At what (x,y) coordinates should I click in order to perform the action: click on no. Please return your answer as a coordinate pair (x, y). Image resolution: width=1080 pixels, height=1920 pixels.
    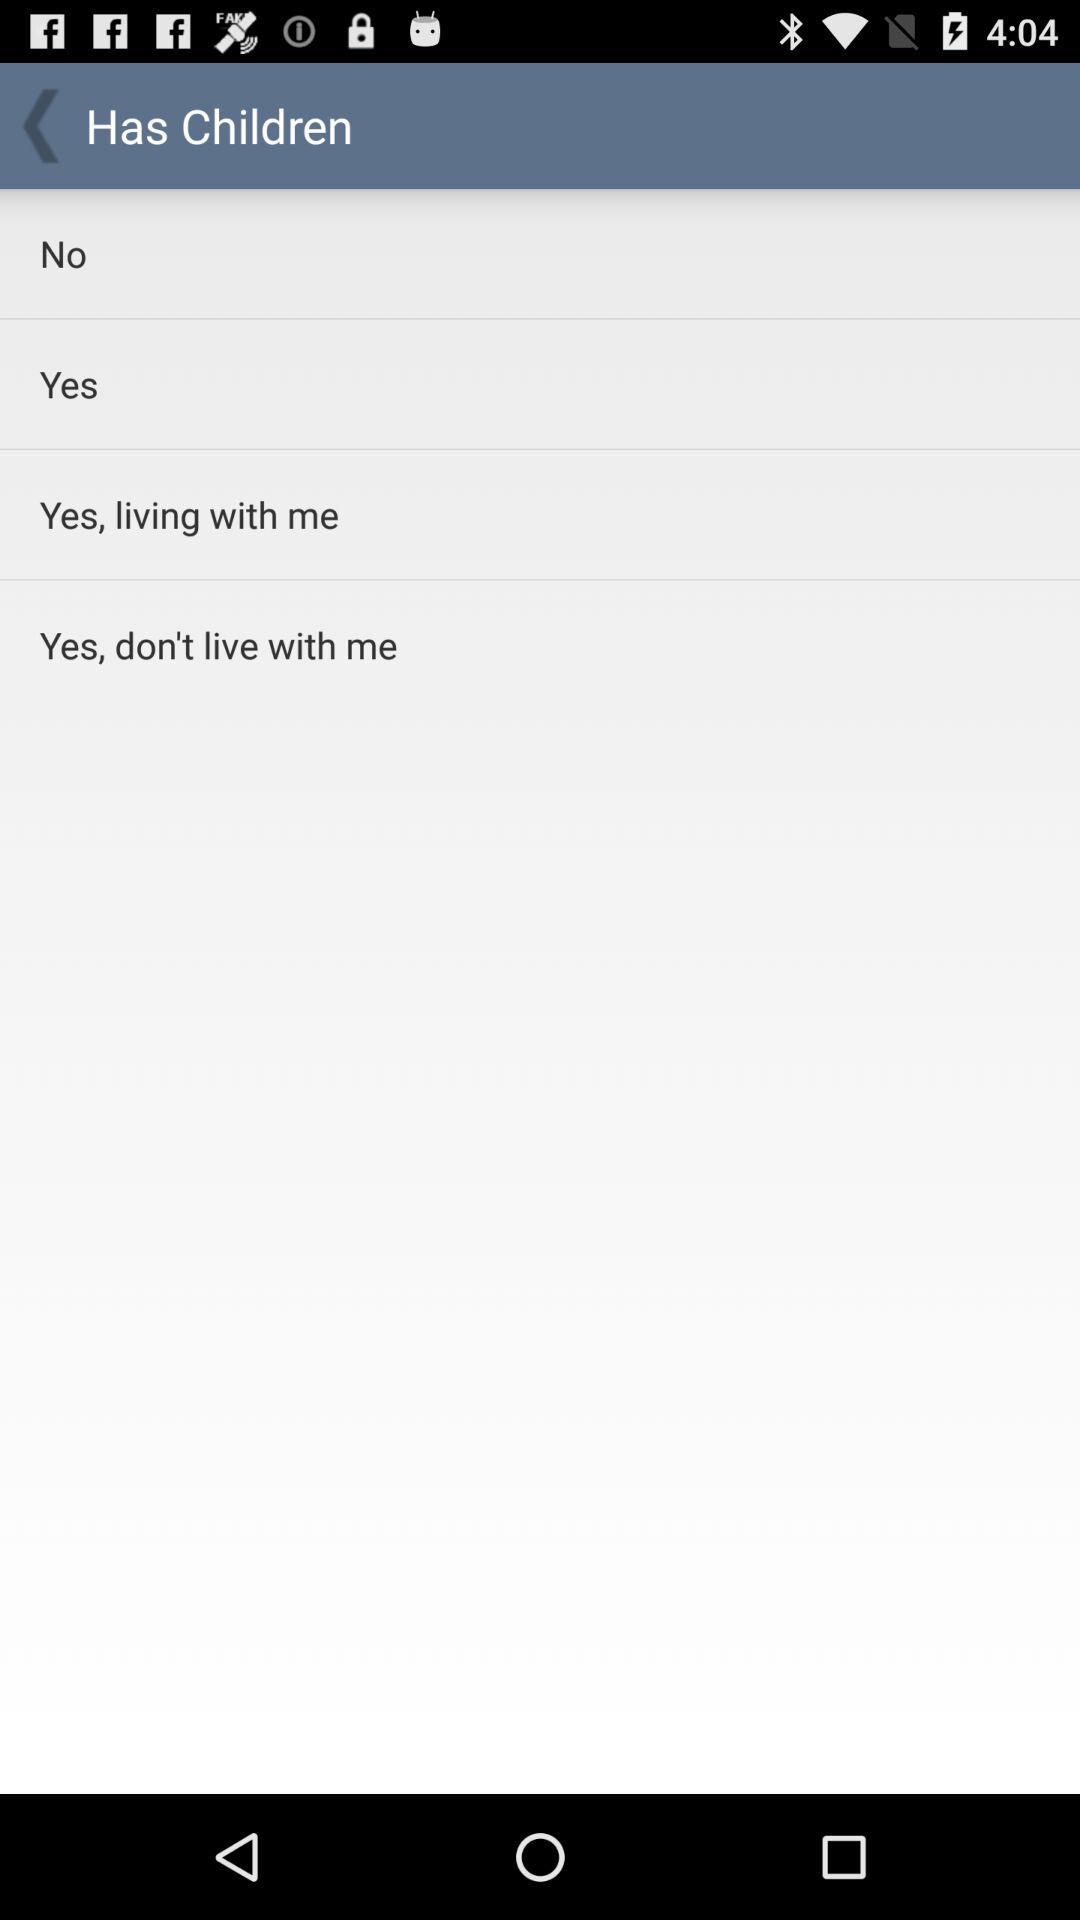
    Looking at the image, I should click on (489, 252).